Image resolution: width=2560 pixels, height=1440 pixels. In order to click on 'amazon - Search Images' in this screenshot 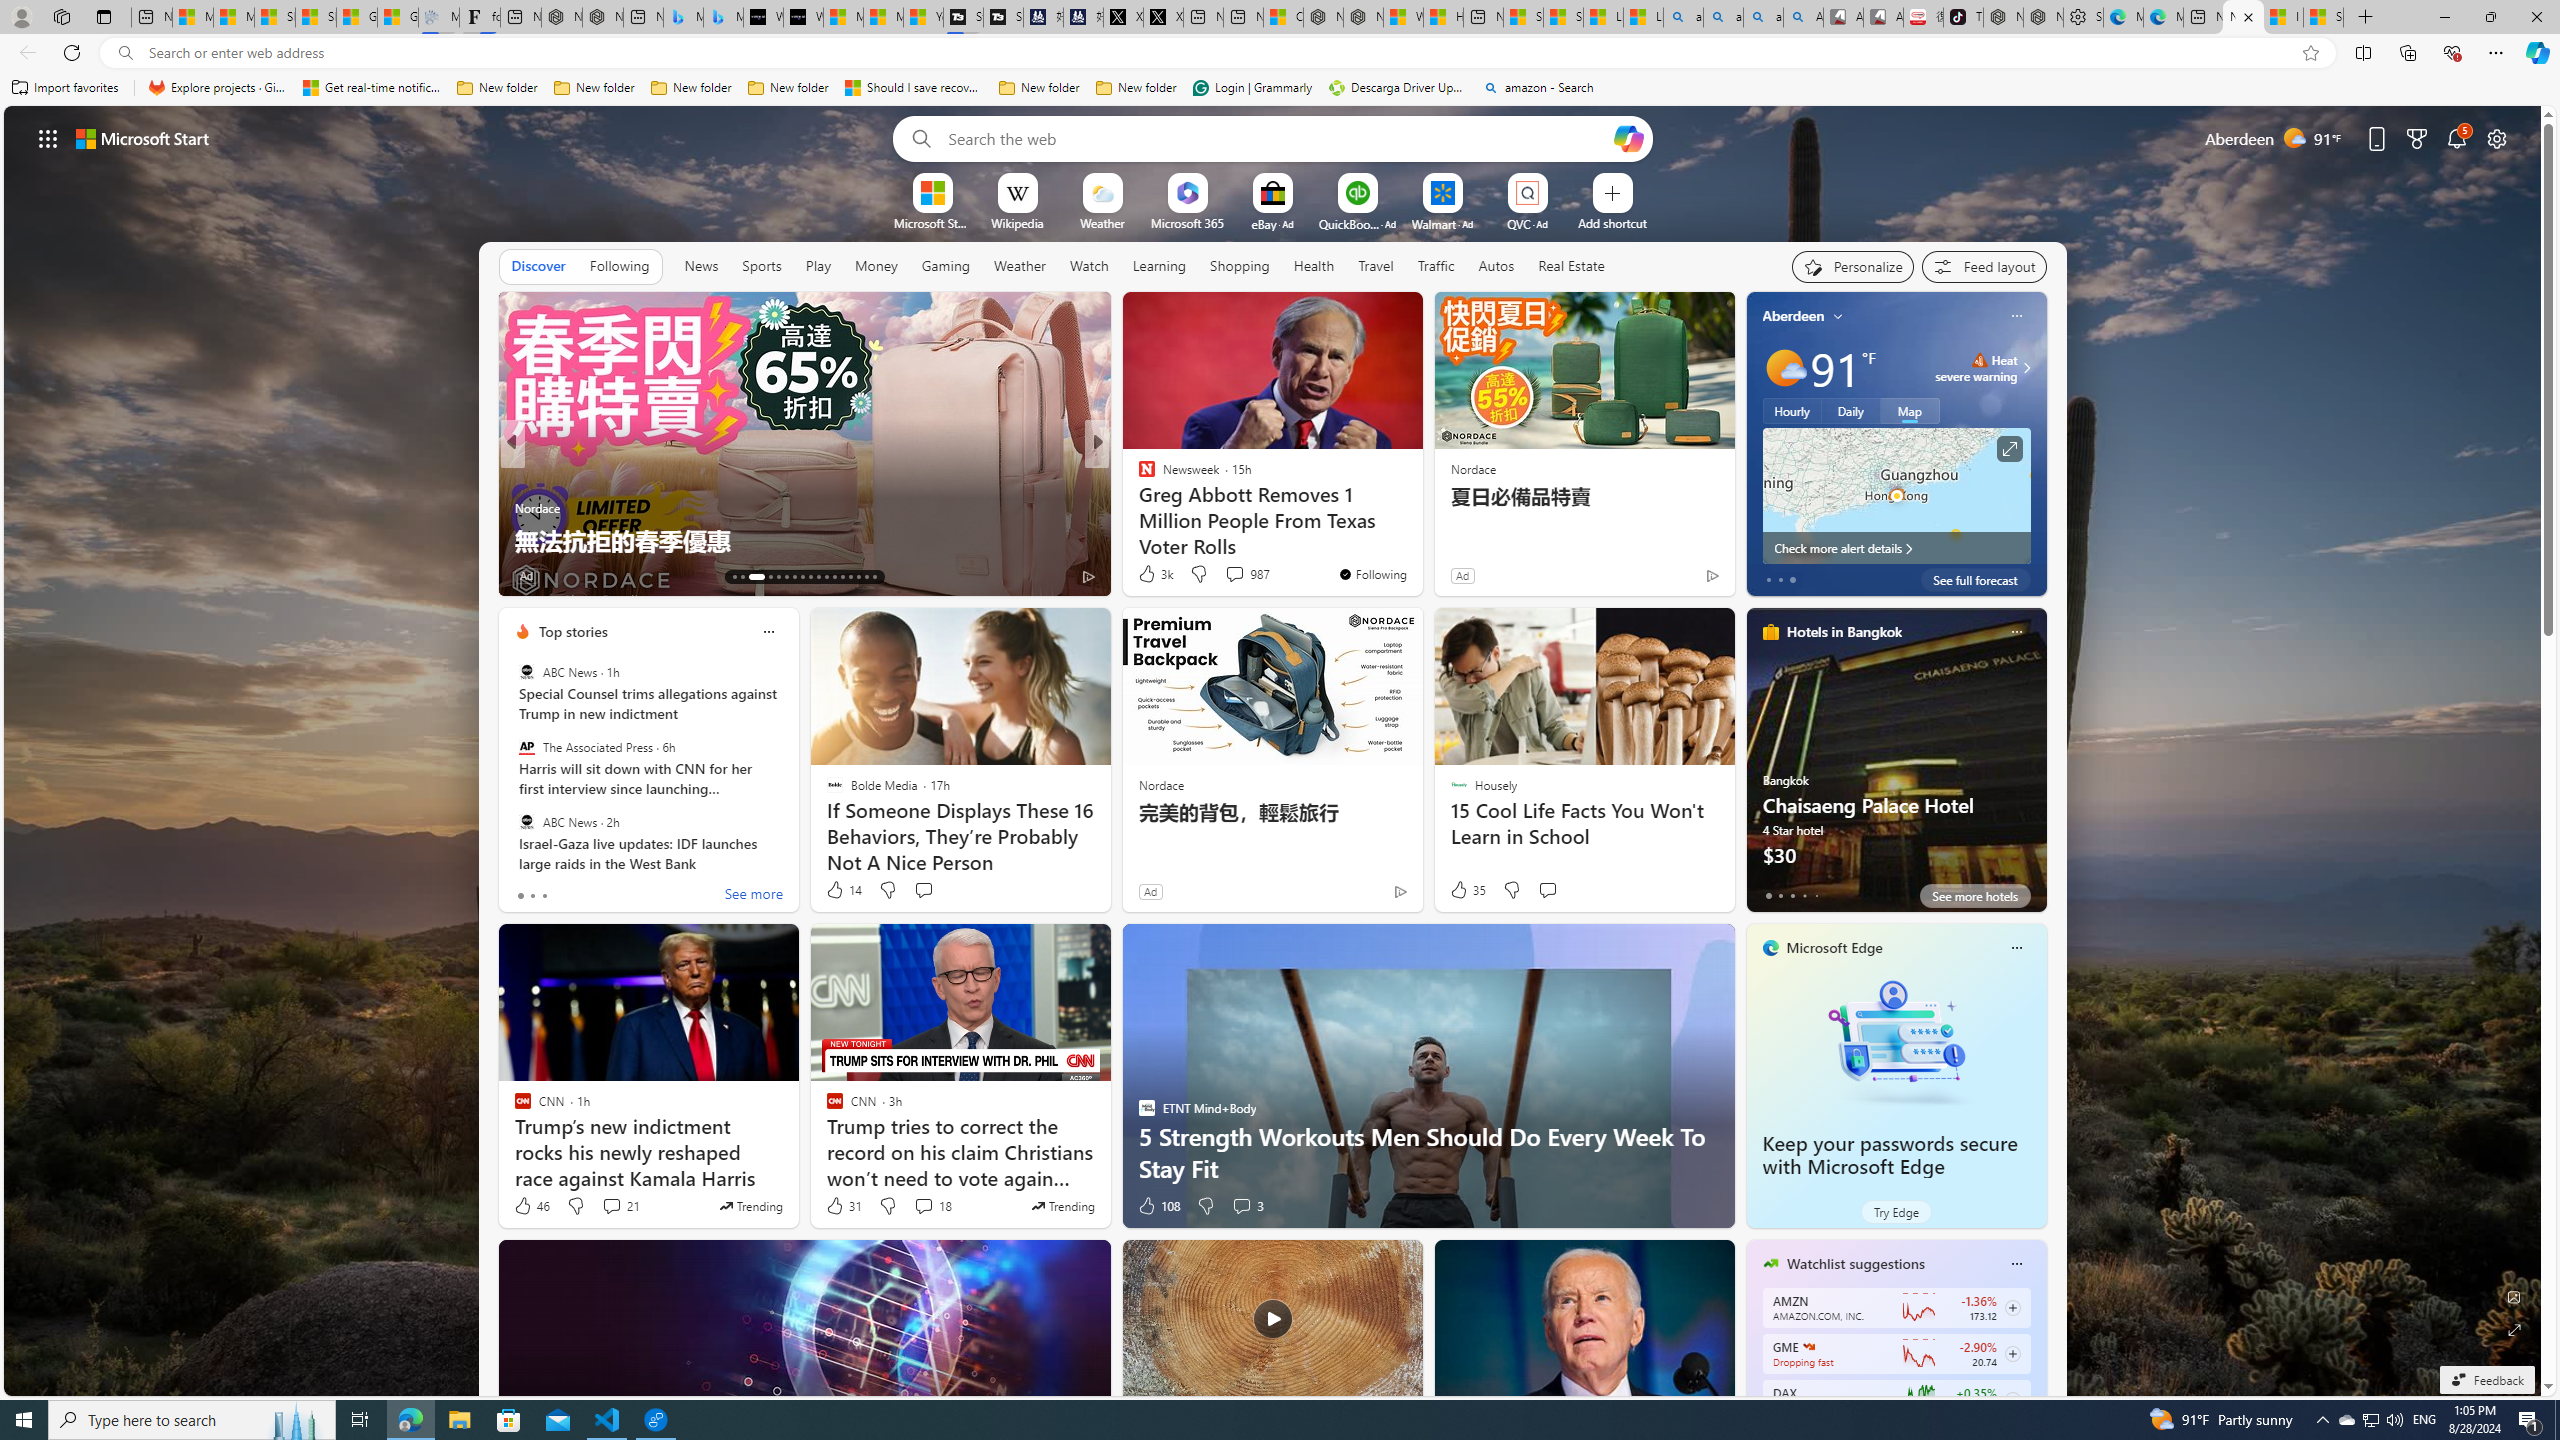, I will do `click(1762, 16)`.